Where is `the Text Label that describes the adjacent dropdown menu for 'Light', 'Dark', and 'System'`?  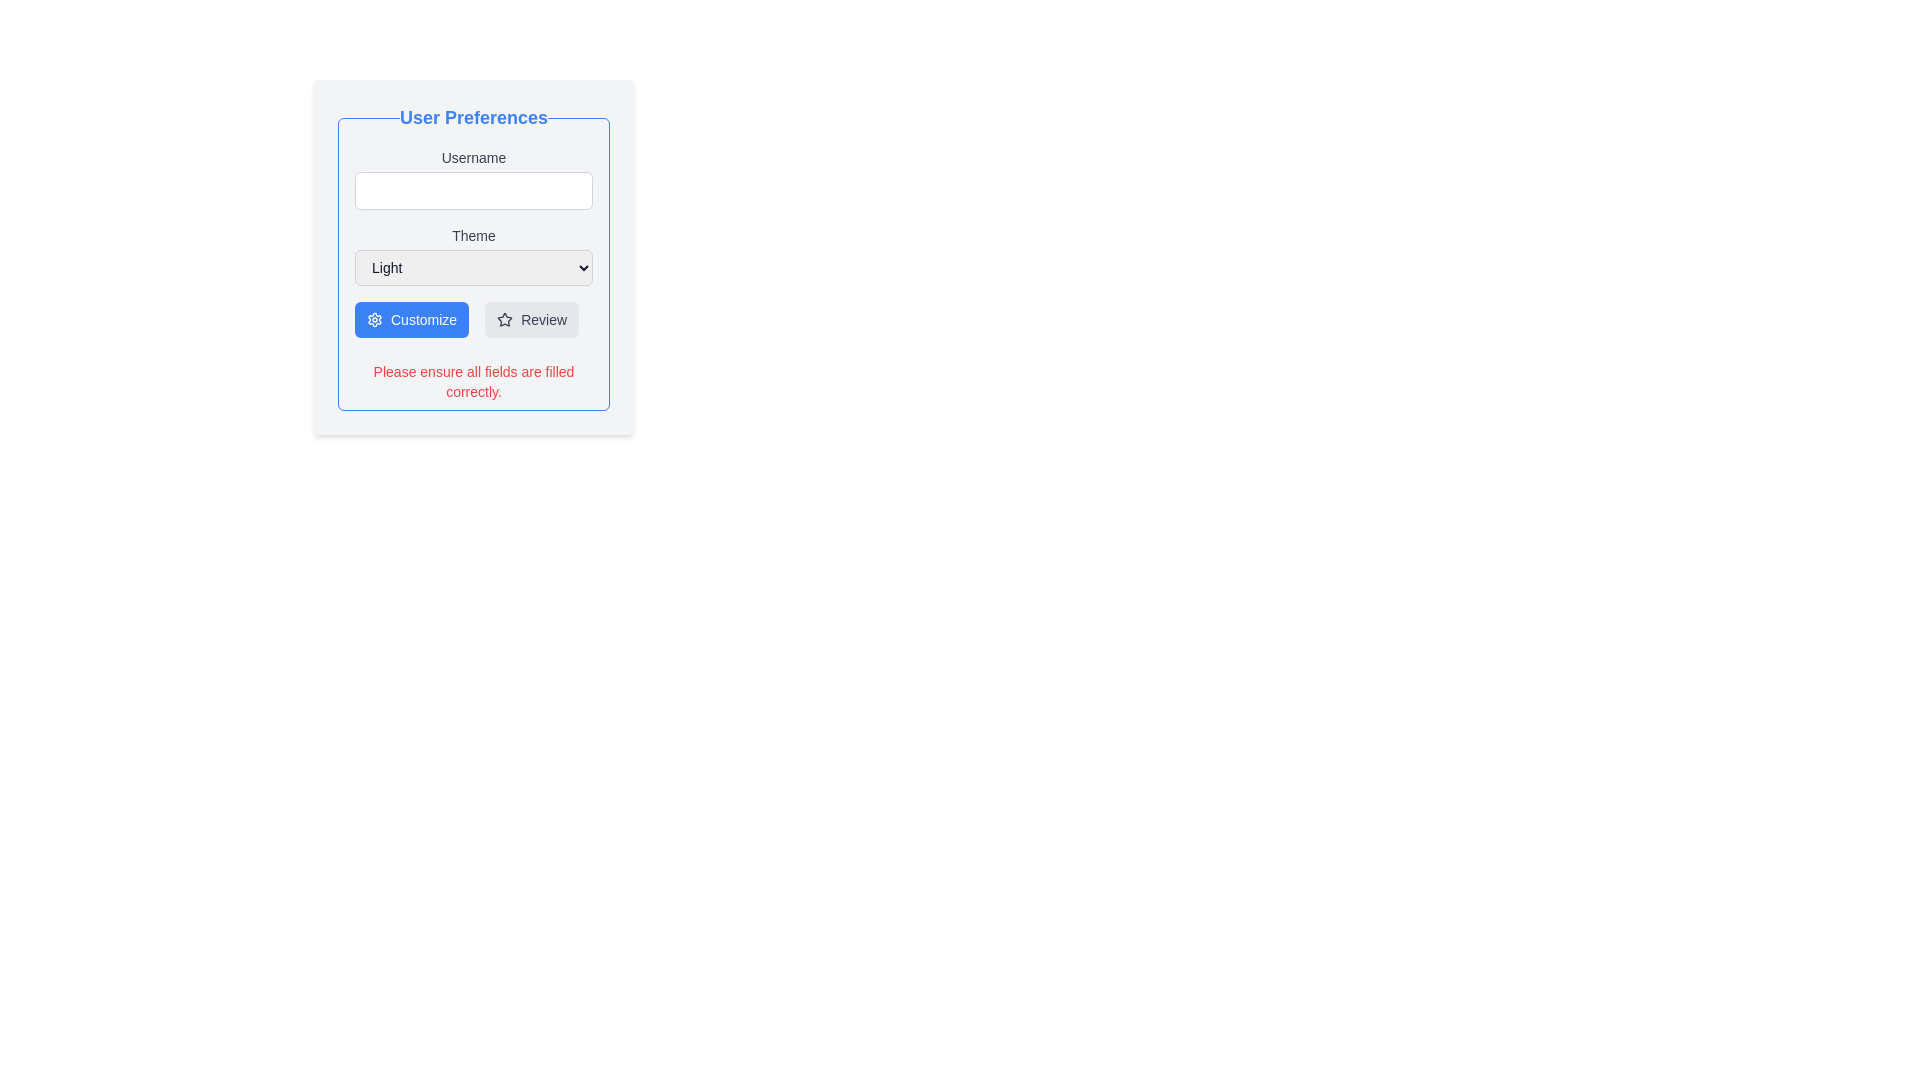
the Text Label that describes the adjacent dropdown menu for 'Light', 'Dark', and 'System' is located at coordinates (473, 234).